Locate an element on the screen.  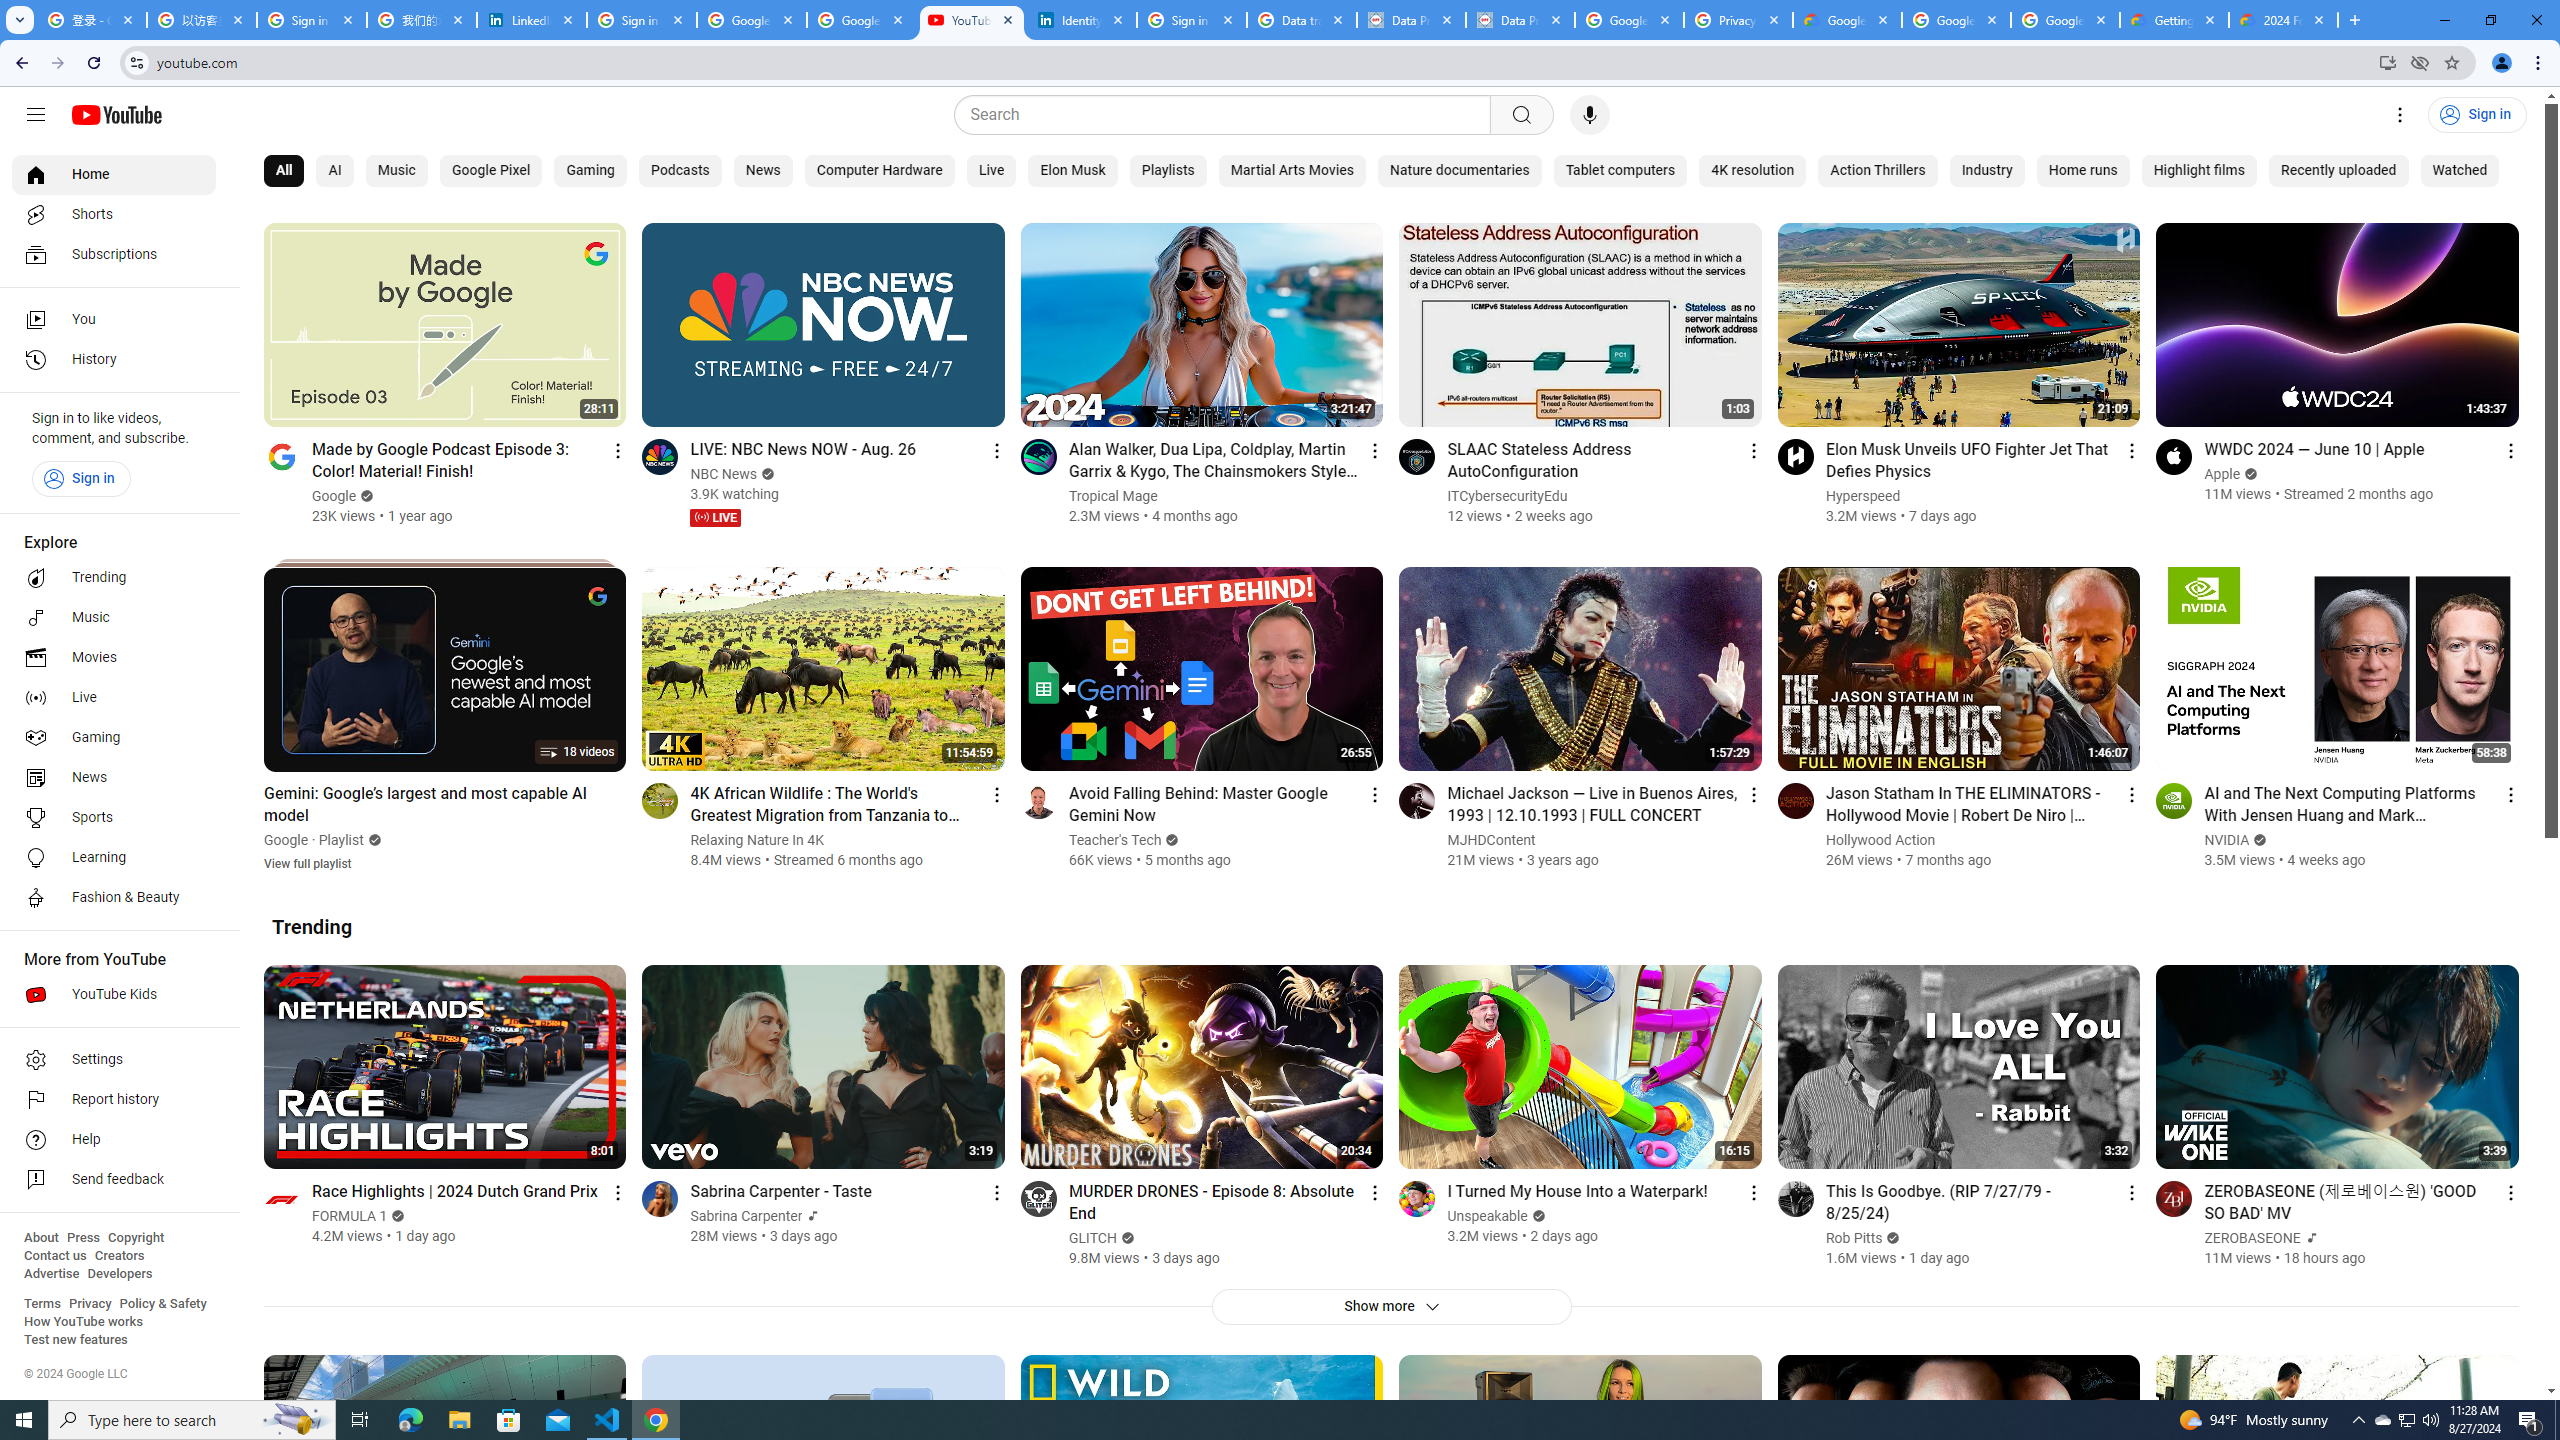
'All' is located at coordinates (284, 171).